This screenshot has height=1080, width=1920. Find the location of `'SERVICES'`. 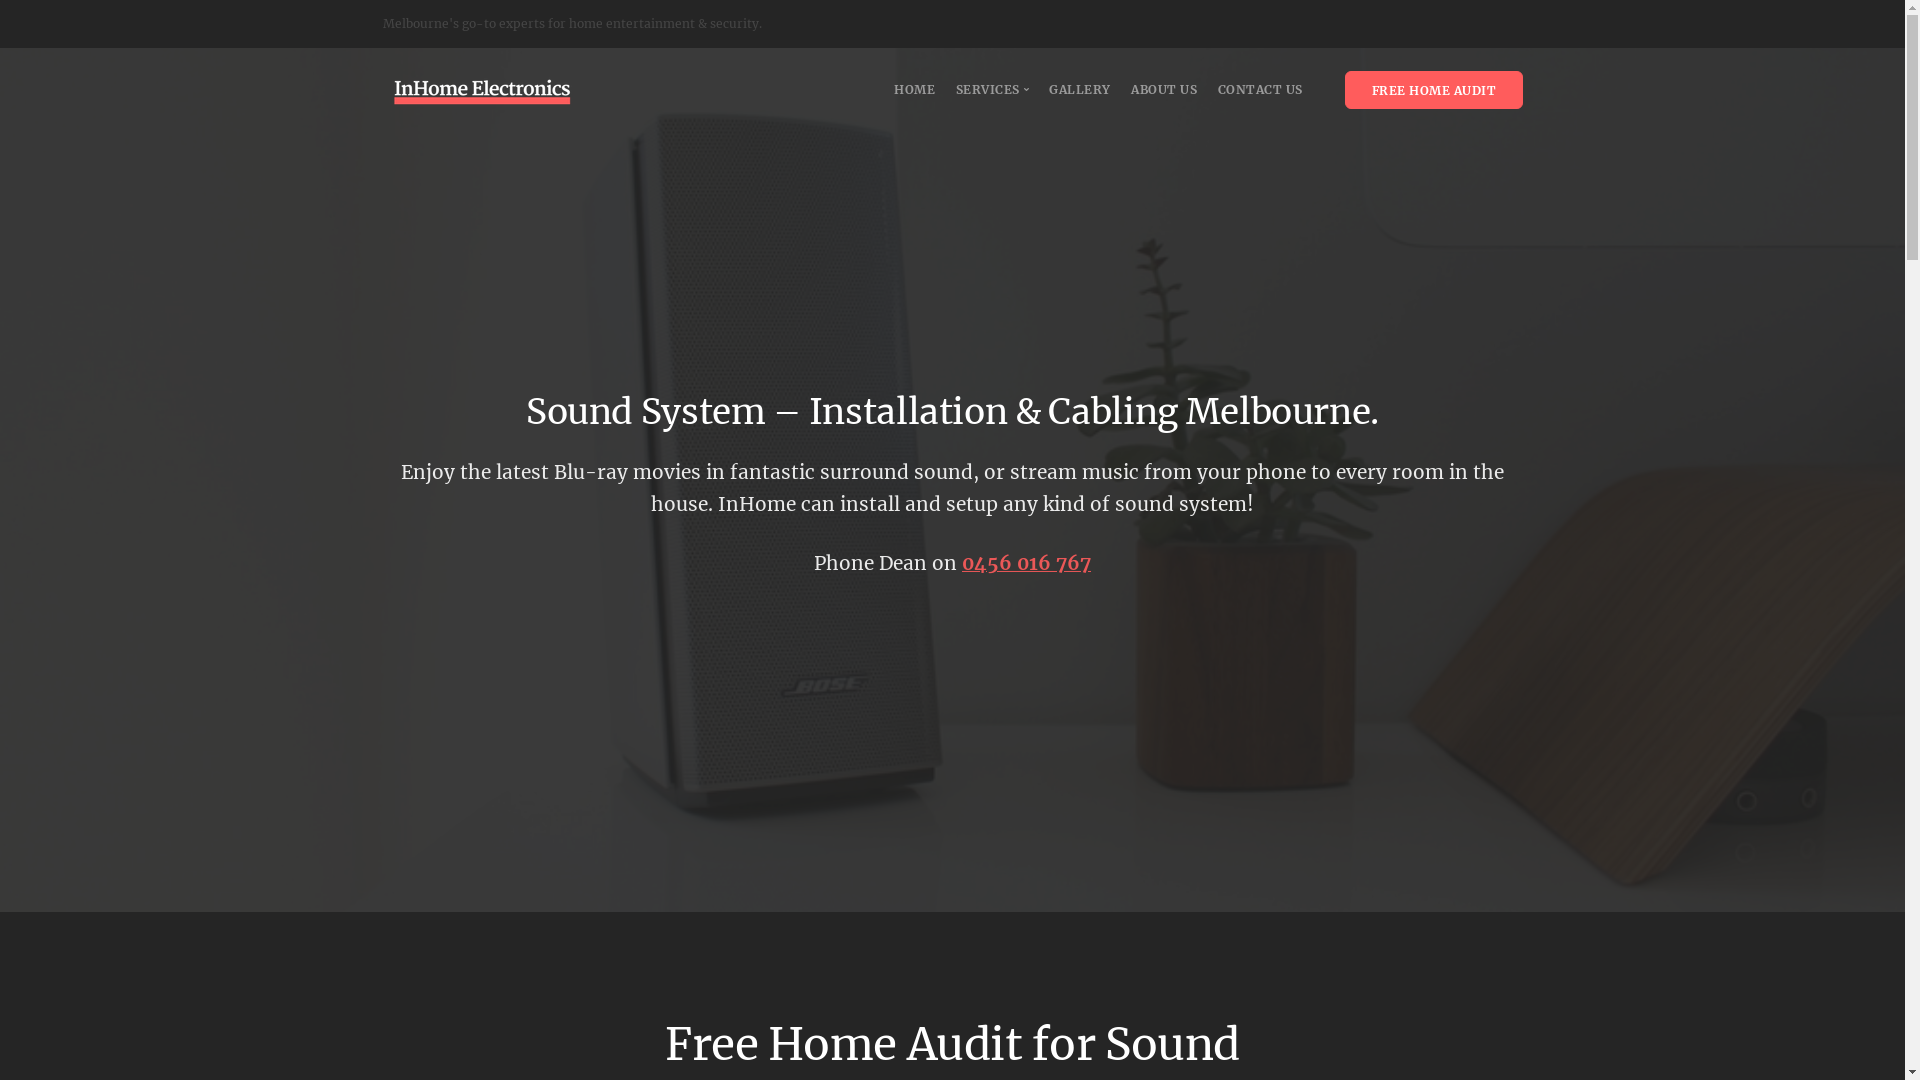

'SERVICES' is located at coordinates (993, 88).